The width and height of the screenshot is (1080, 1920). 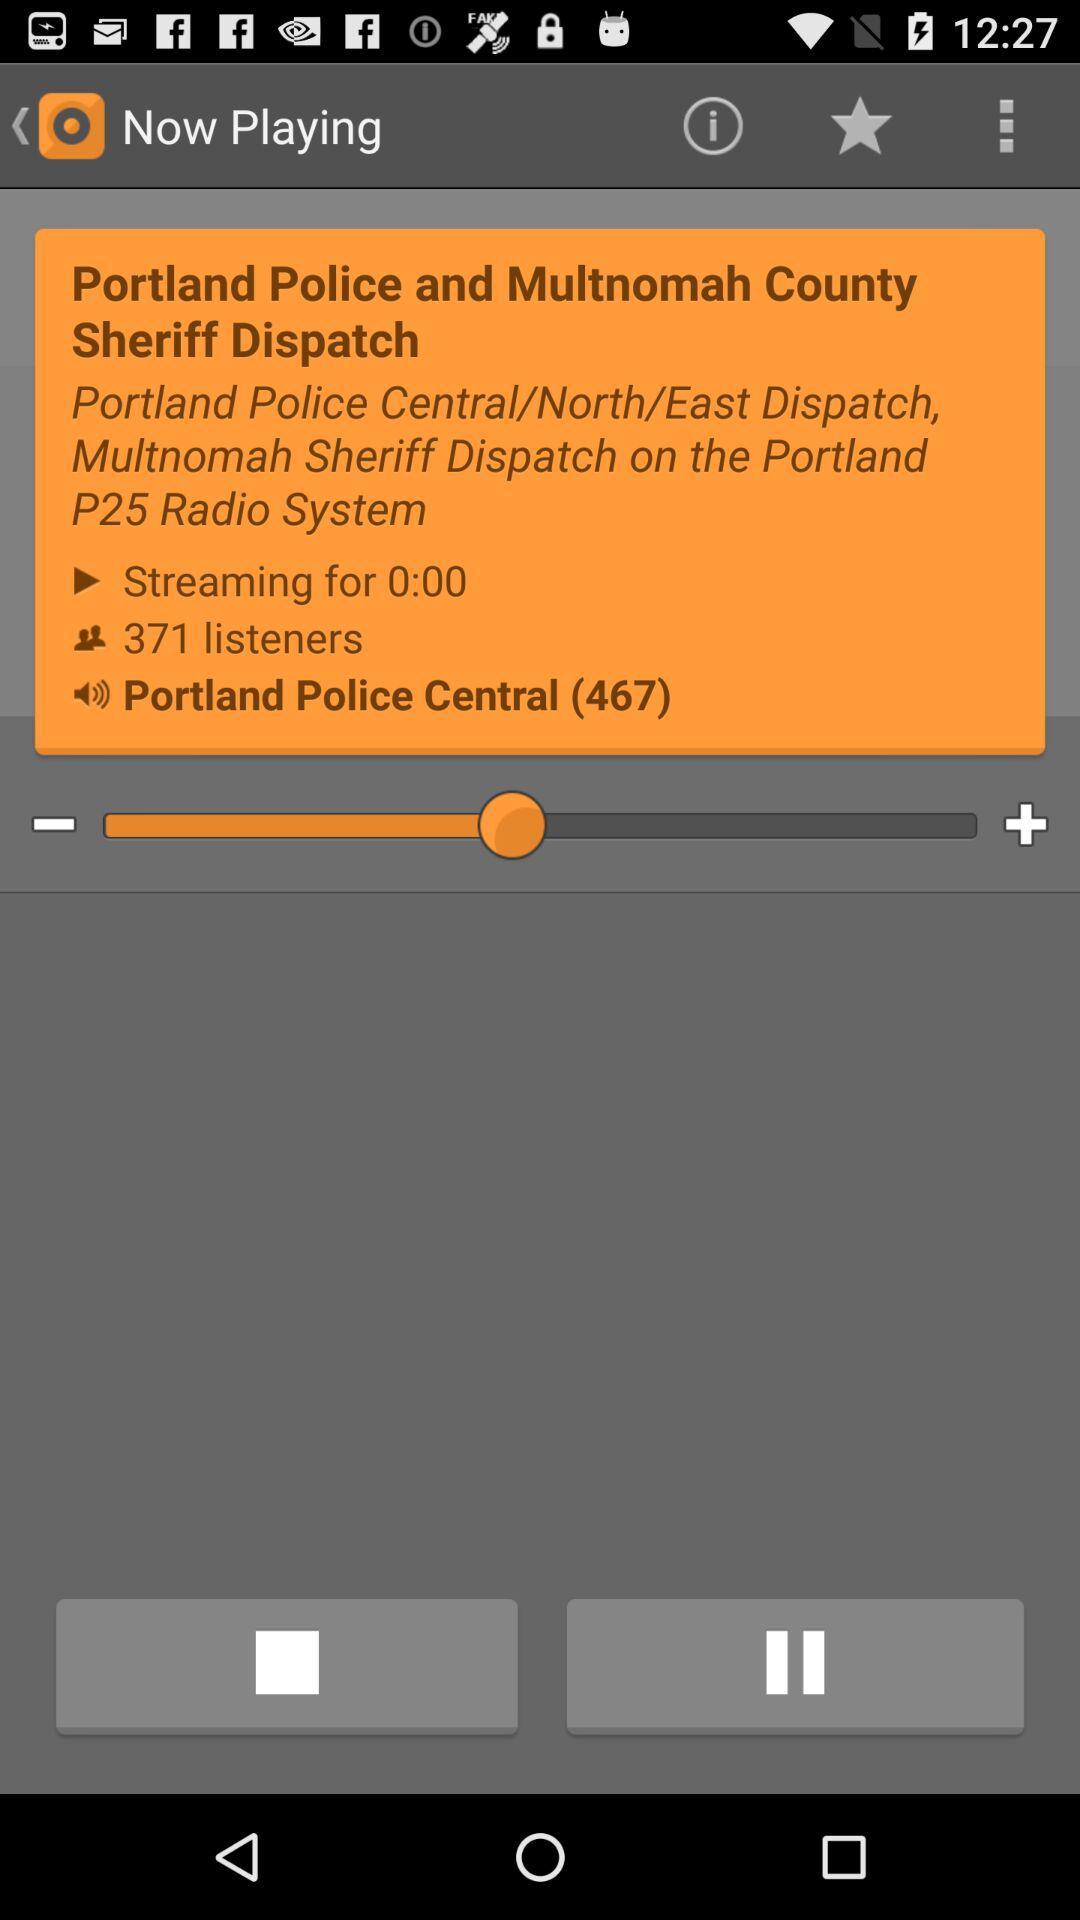 What do you see at coordinates (711, 124) in the screenshot?
I see `the app above the portland police and icon` at bounding box center [711, 124].